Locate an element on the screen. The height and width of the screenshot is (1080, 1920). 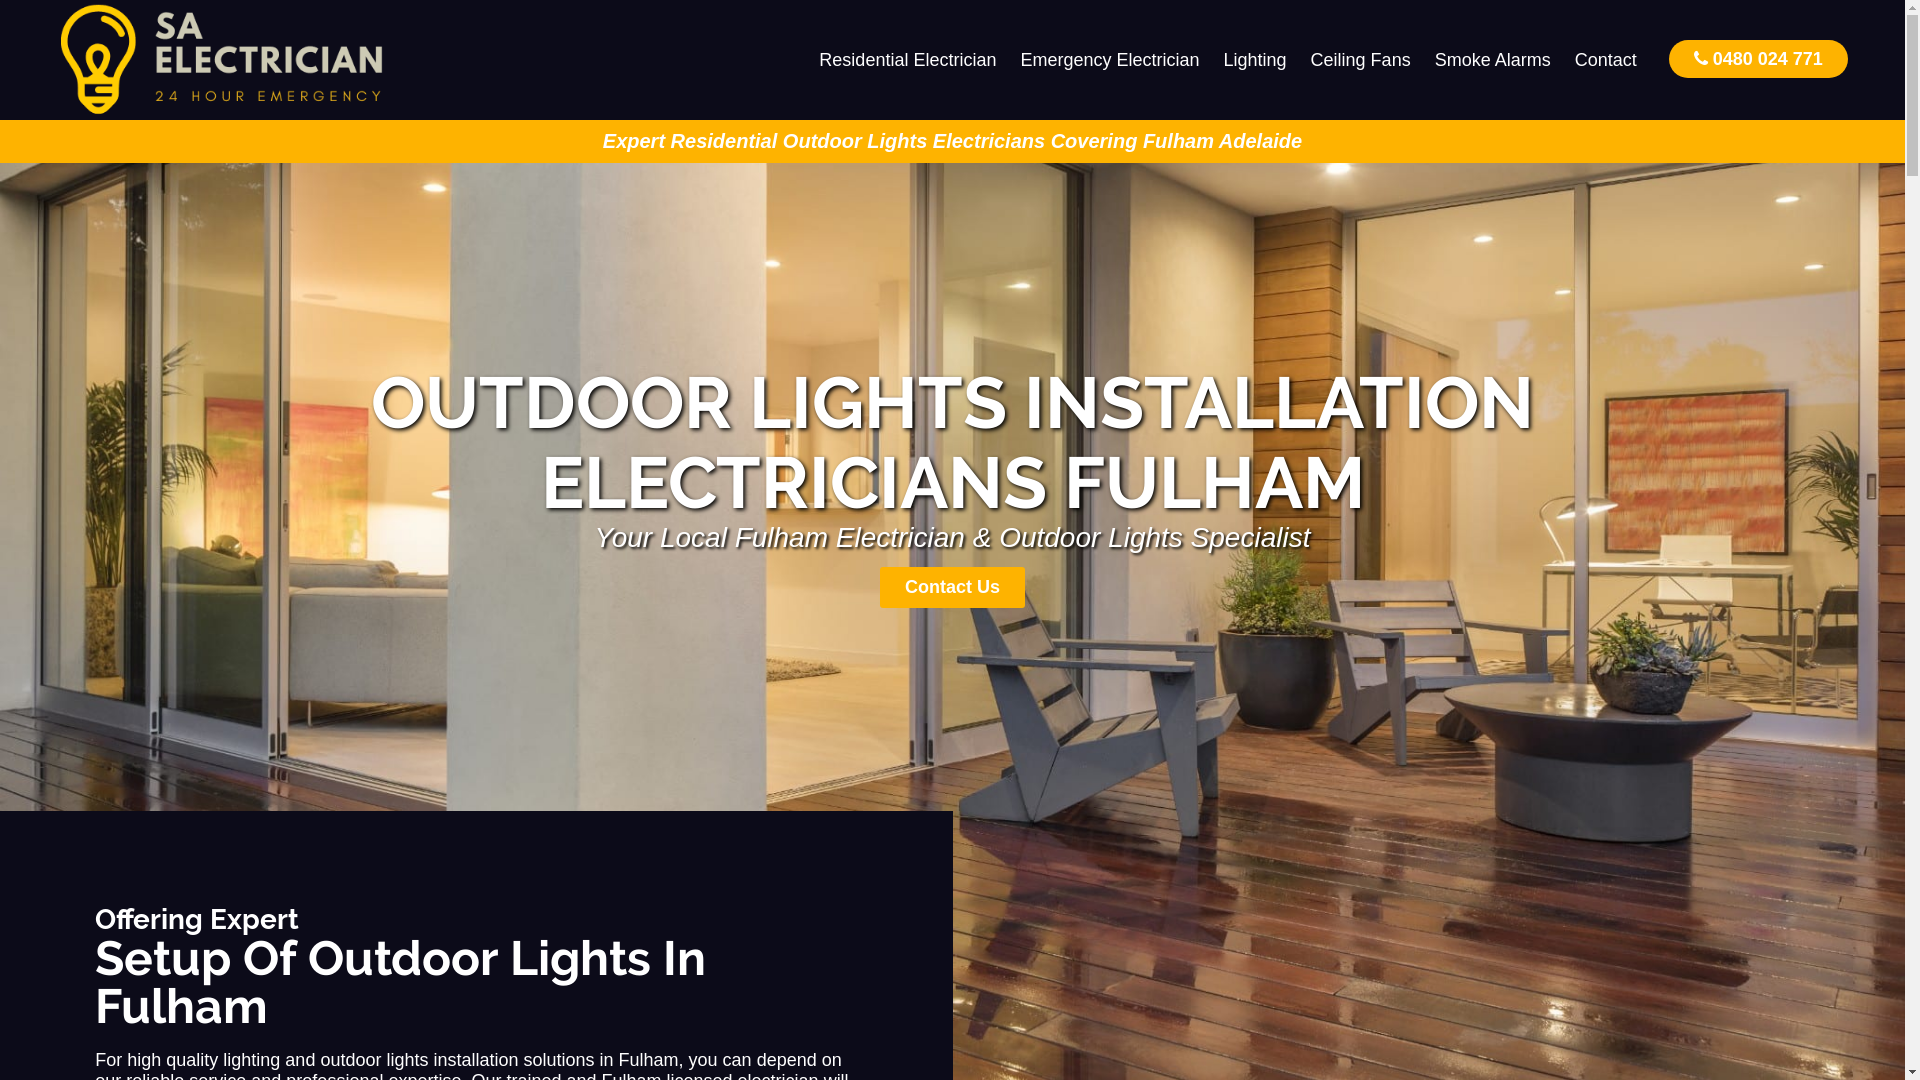
'Lighting' is located at coordinates (1254, 59).